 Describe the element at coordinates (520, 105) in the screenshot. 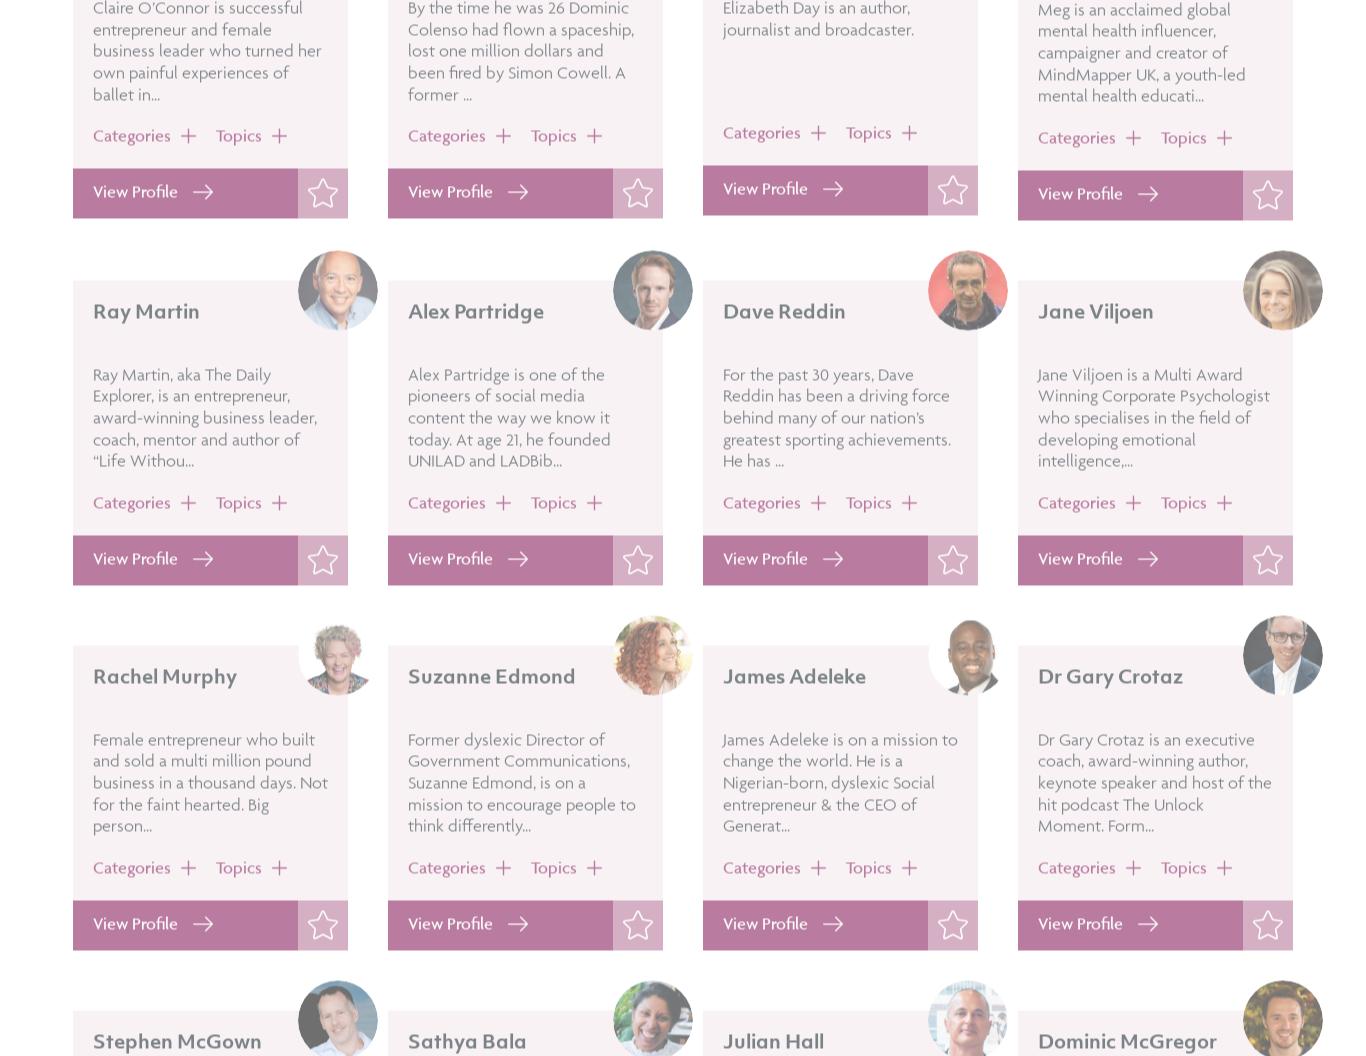

I see `'By the time he was 26 Dominic Colenso had flown a spaceship, lost one million dollars and been fired by Simon Cowell. A former ...'` at that location.